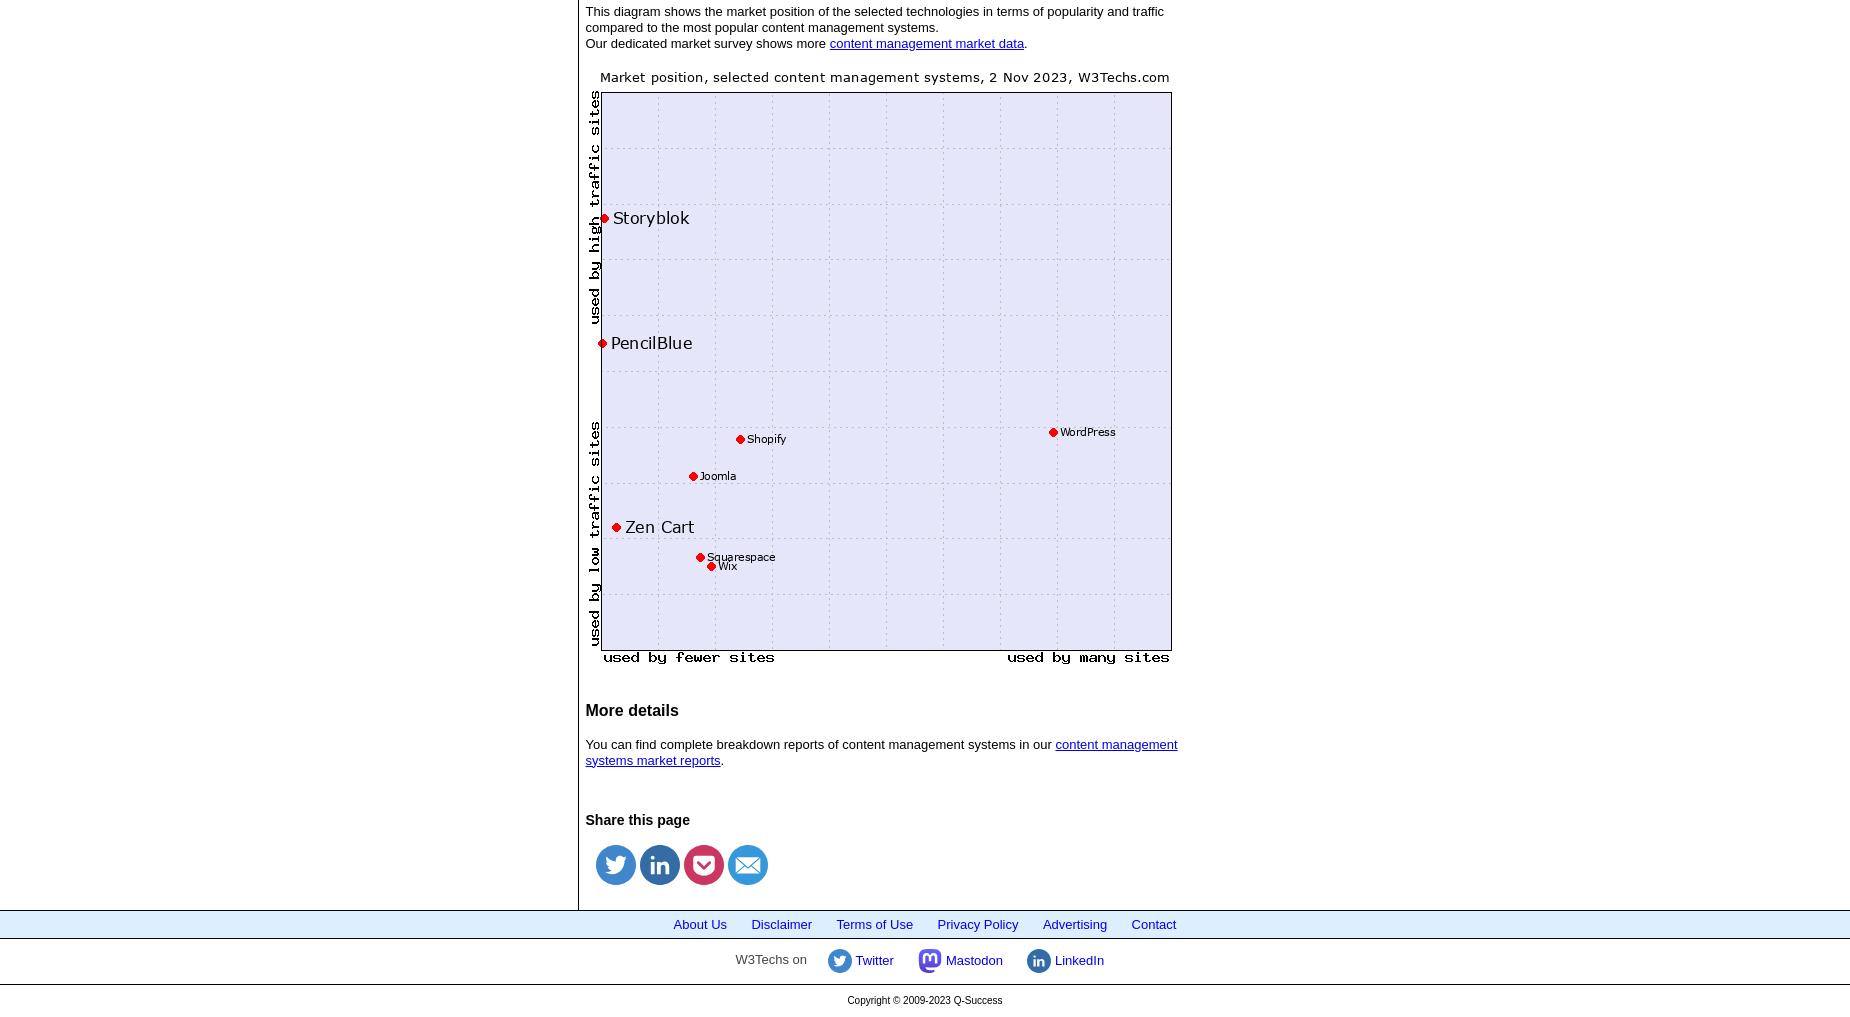 This screenshot has height=1017, width=1850. What do you see at coordinates (874, 17) in the screenshot?
I see `'This diagram shows the market position of the selected technologies in terms of popularity and traffic compared to the most popular content management systems.'` at bounding box center [874, 17].